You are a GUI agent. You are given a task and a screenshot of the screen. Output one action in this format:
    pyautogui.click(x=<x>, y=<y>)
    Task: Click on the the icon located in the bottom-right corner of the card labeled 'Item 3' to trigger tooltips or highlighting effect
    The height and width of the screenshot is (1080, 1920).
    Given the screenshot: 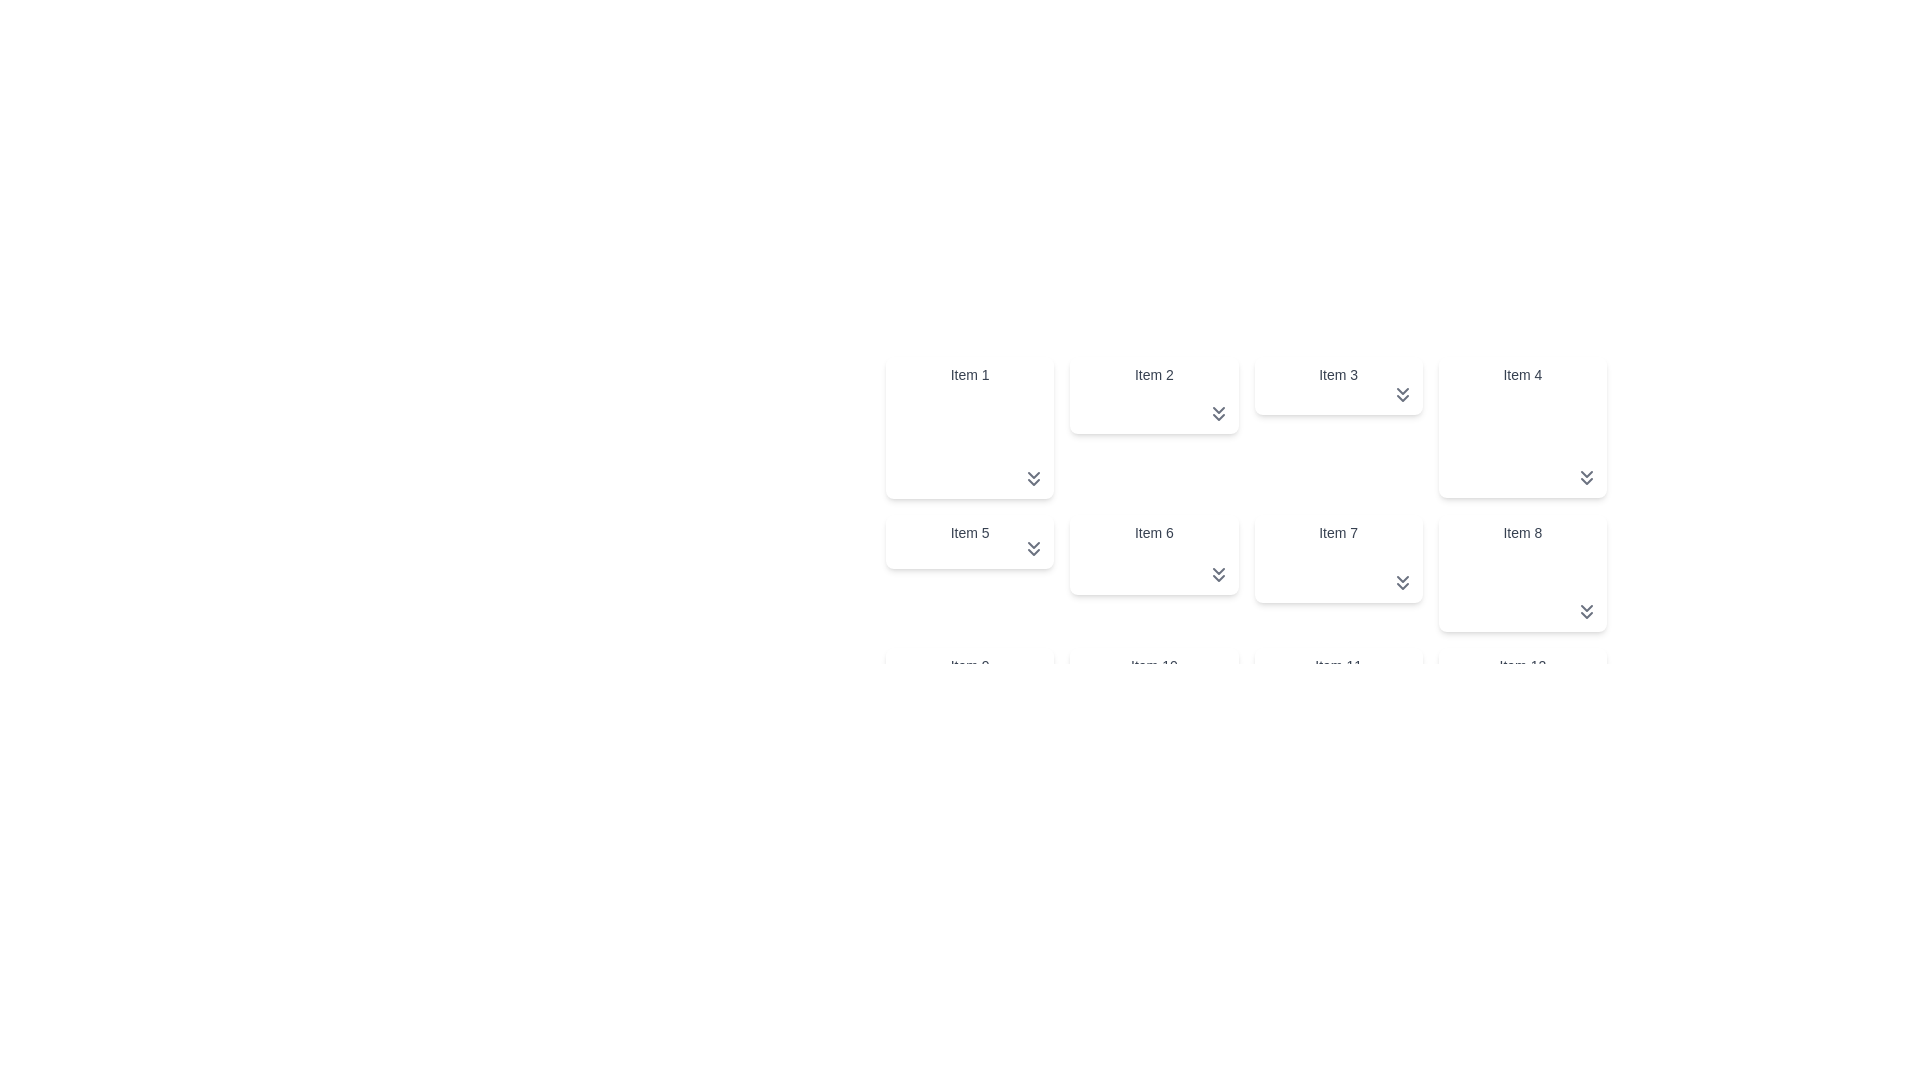 What is the action you would take?
    pyautogui.click(x=1401, y=394)
    